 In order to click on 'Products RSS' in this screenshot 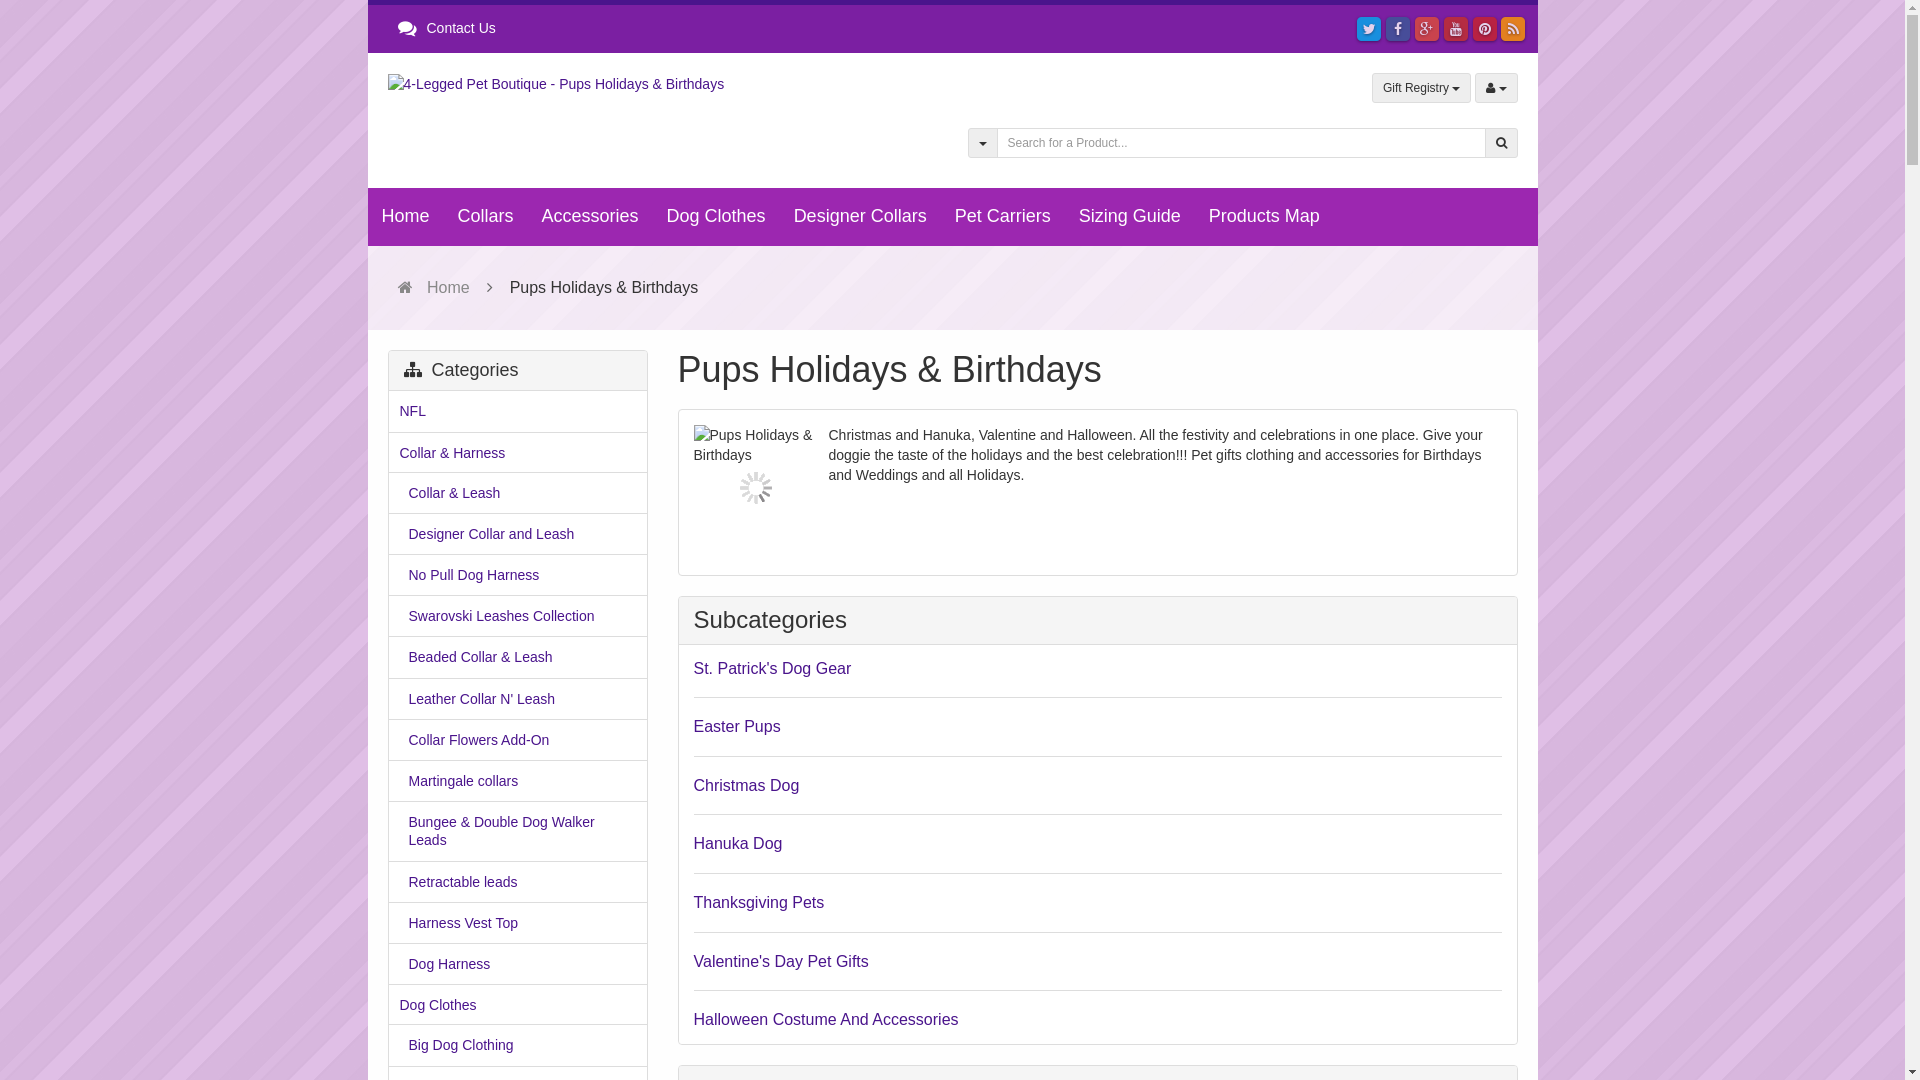, I will do `click(1512, 29)`.